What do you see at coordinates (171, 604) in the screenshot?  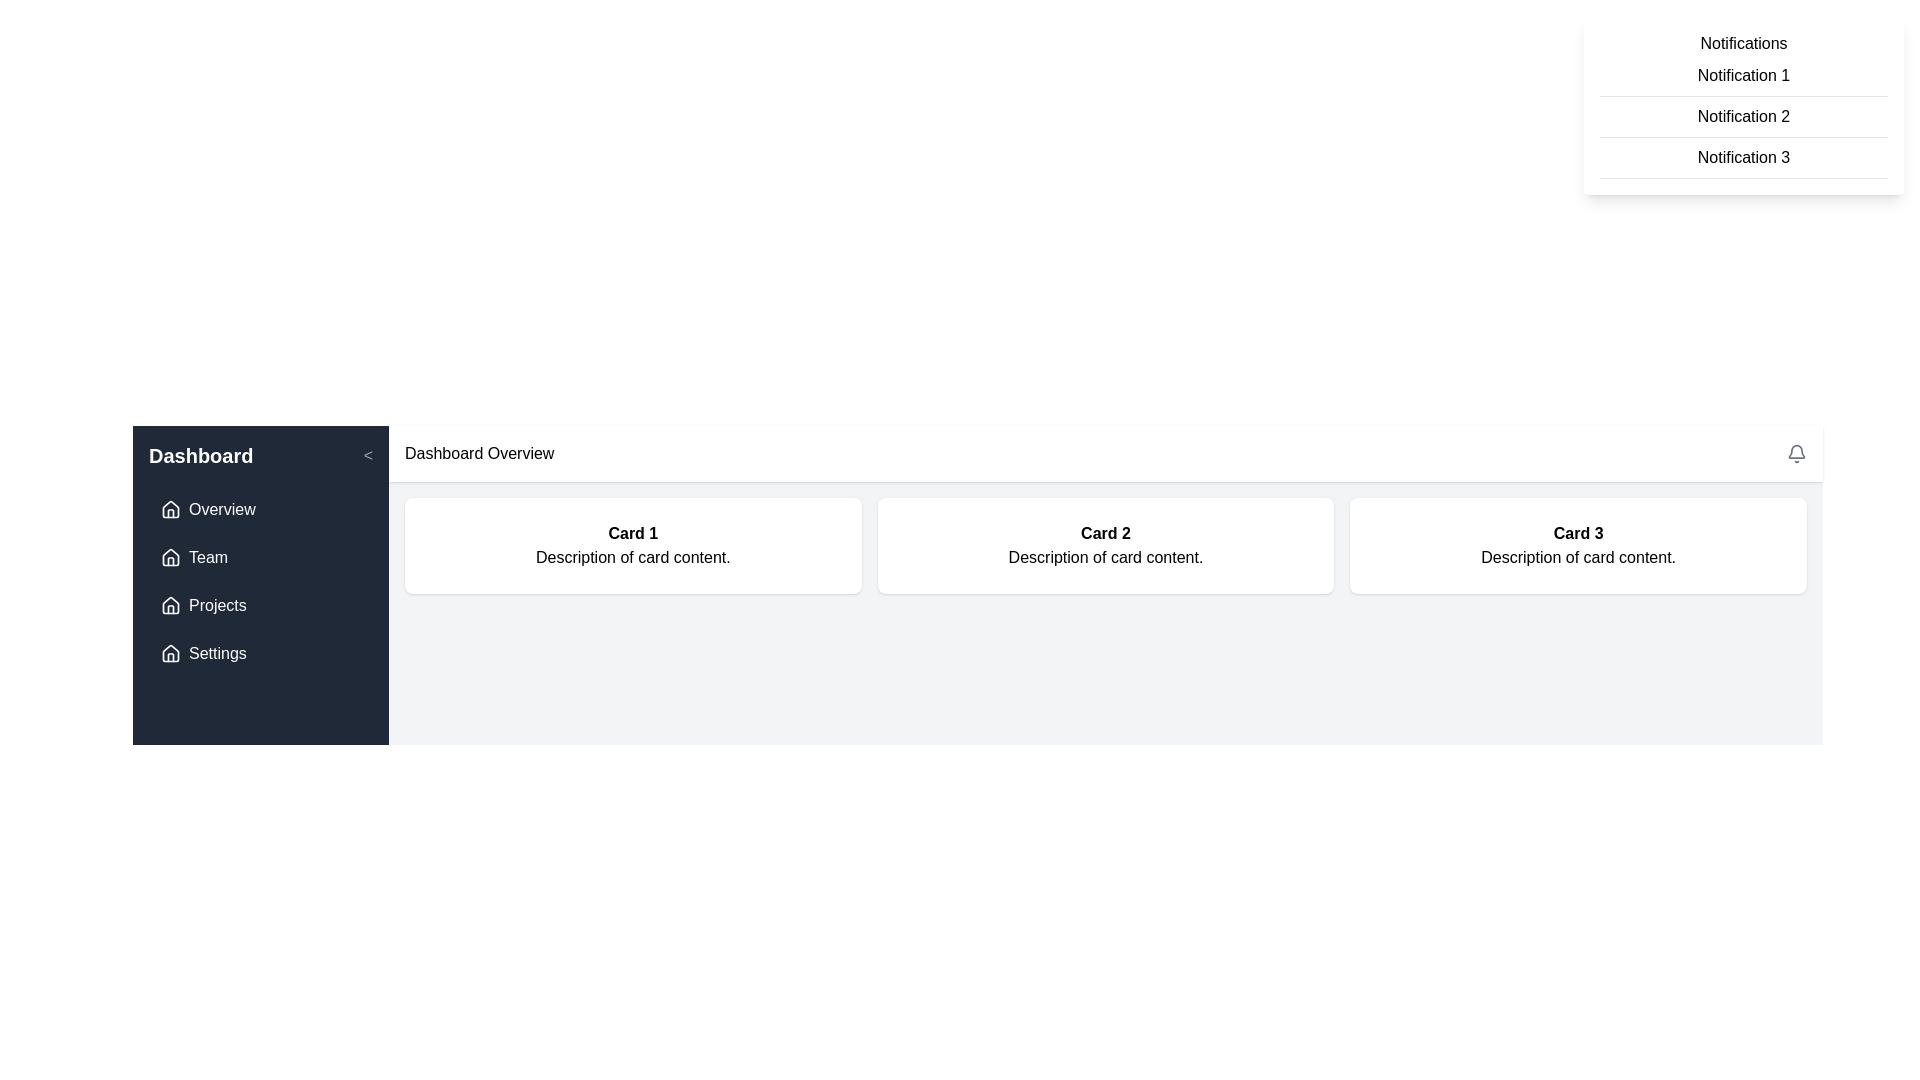 I see `the roof shape of the house icon in the sidebar, located next to the 'Overview' label` at bounding box center [171, 604].